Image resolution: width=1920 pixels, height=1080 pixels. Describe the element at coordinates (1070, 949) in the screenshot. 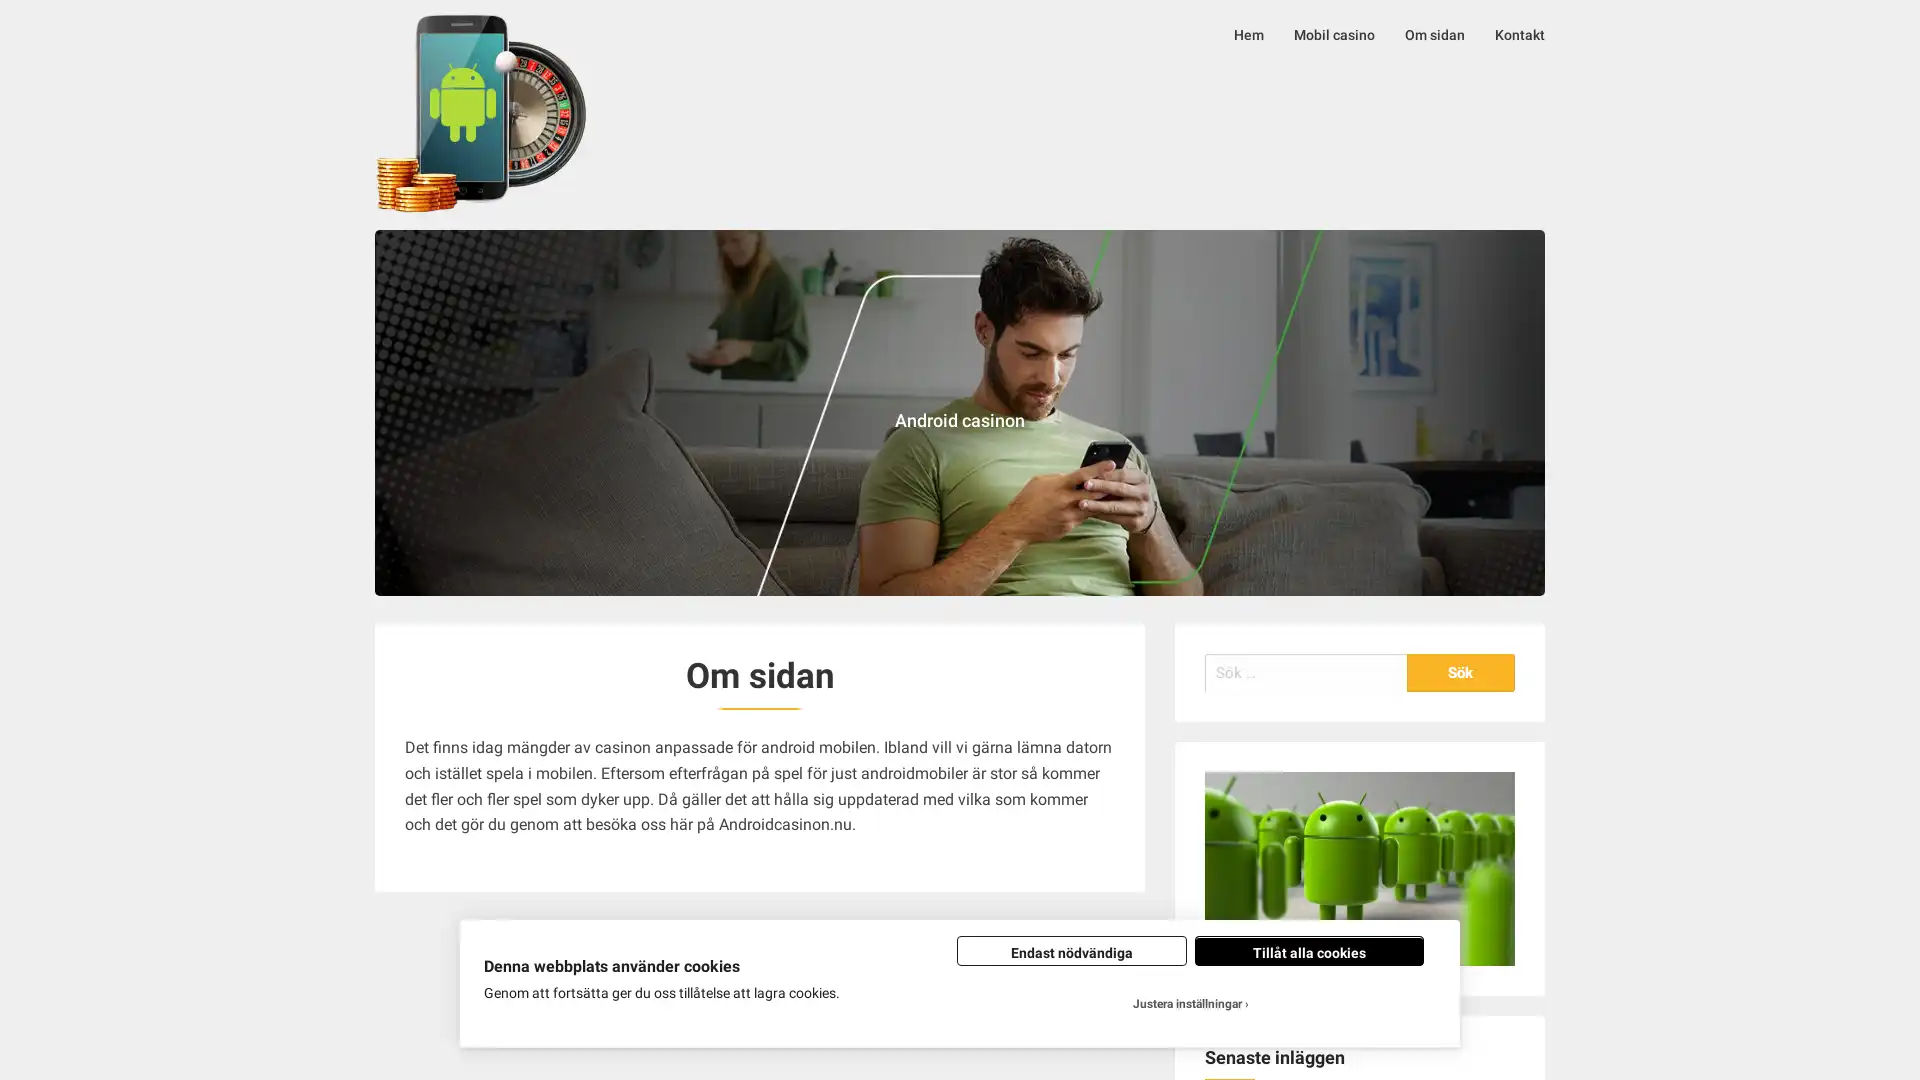

I see `Endast nodvandiga` at that location.